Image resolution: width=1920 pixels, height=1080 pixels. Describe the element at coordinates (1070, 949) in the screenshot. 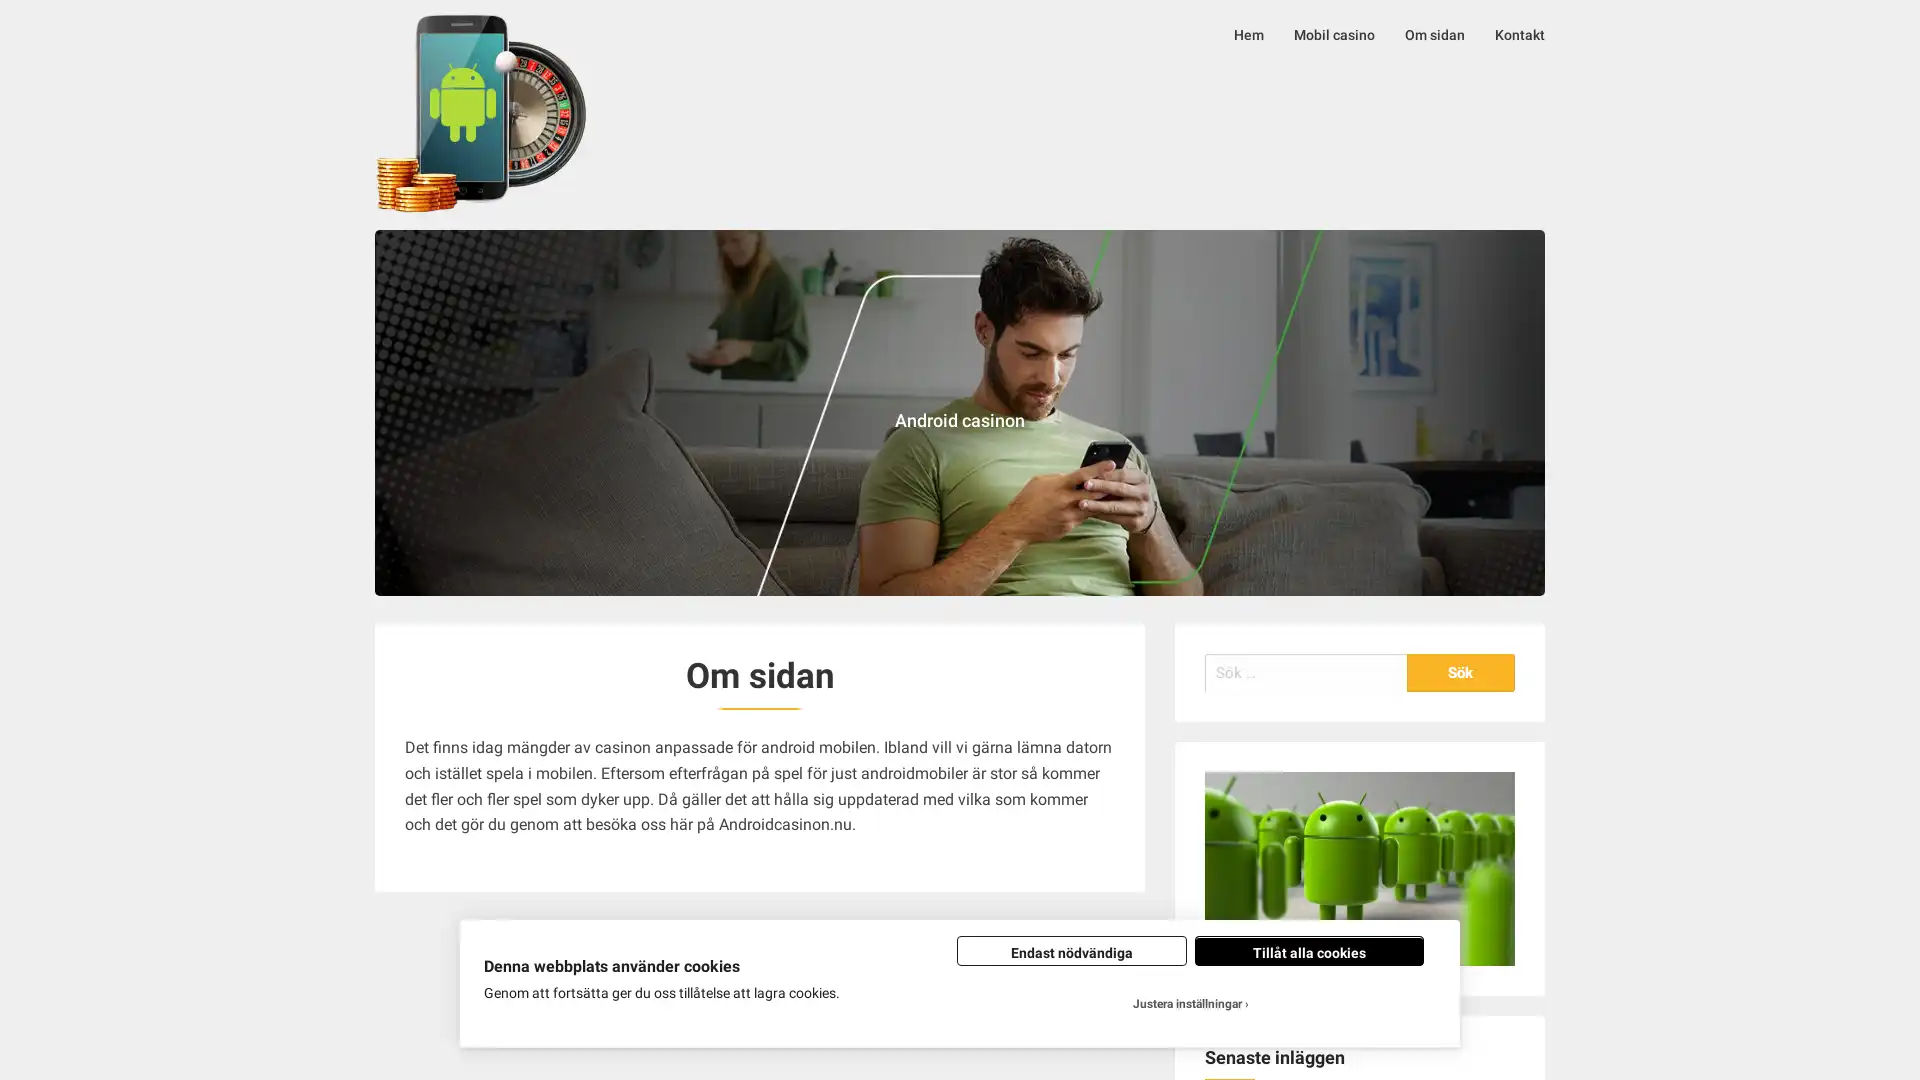

I see `Endast nodvandiga` at that location.